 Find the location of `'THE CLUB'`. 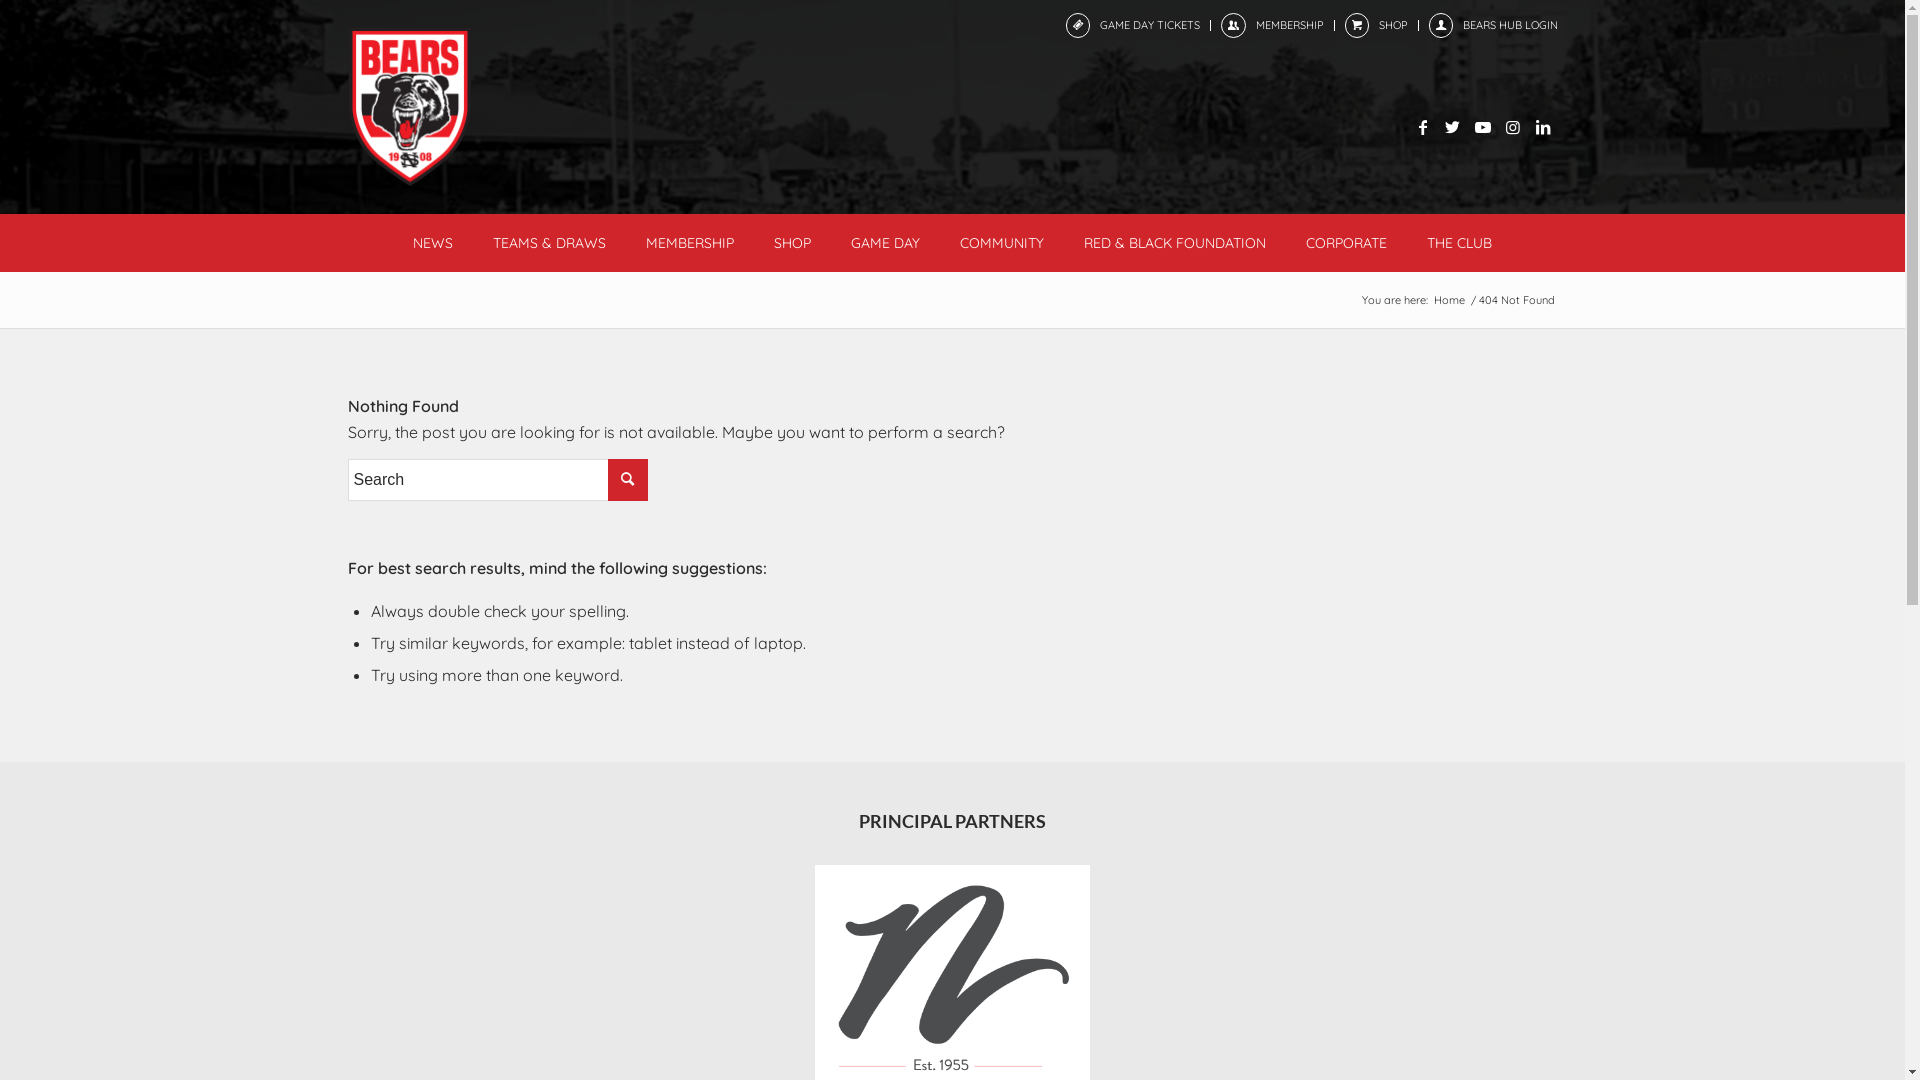

'THE CLUB' is located at coordinates (1459, 242).